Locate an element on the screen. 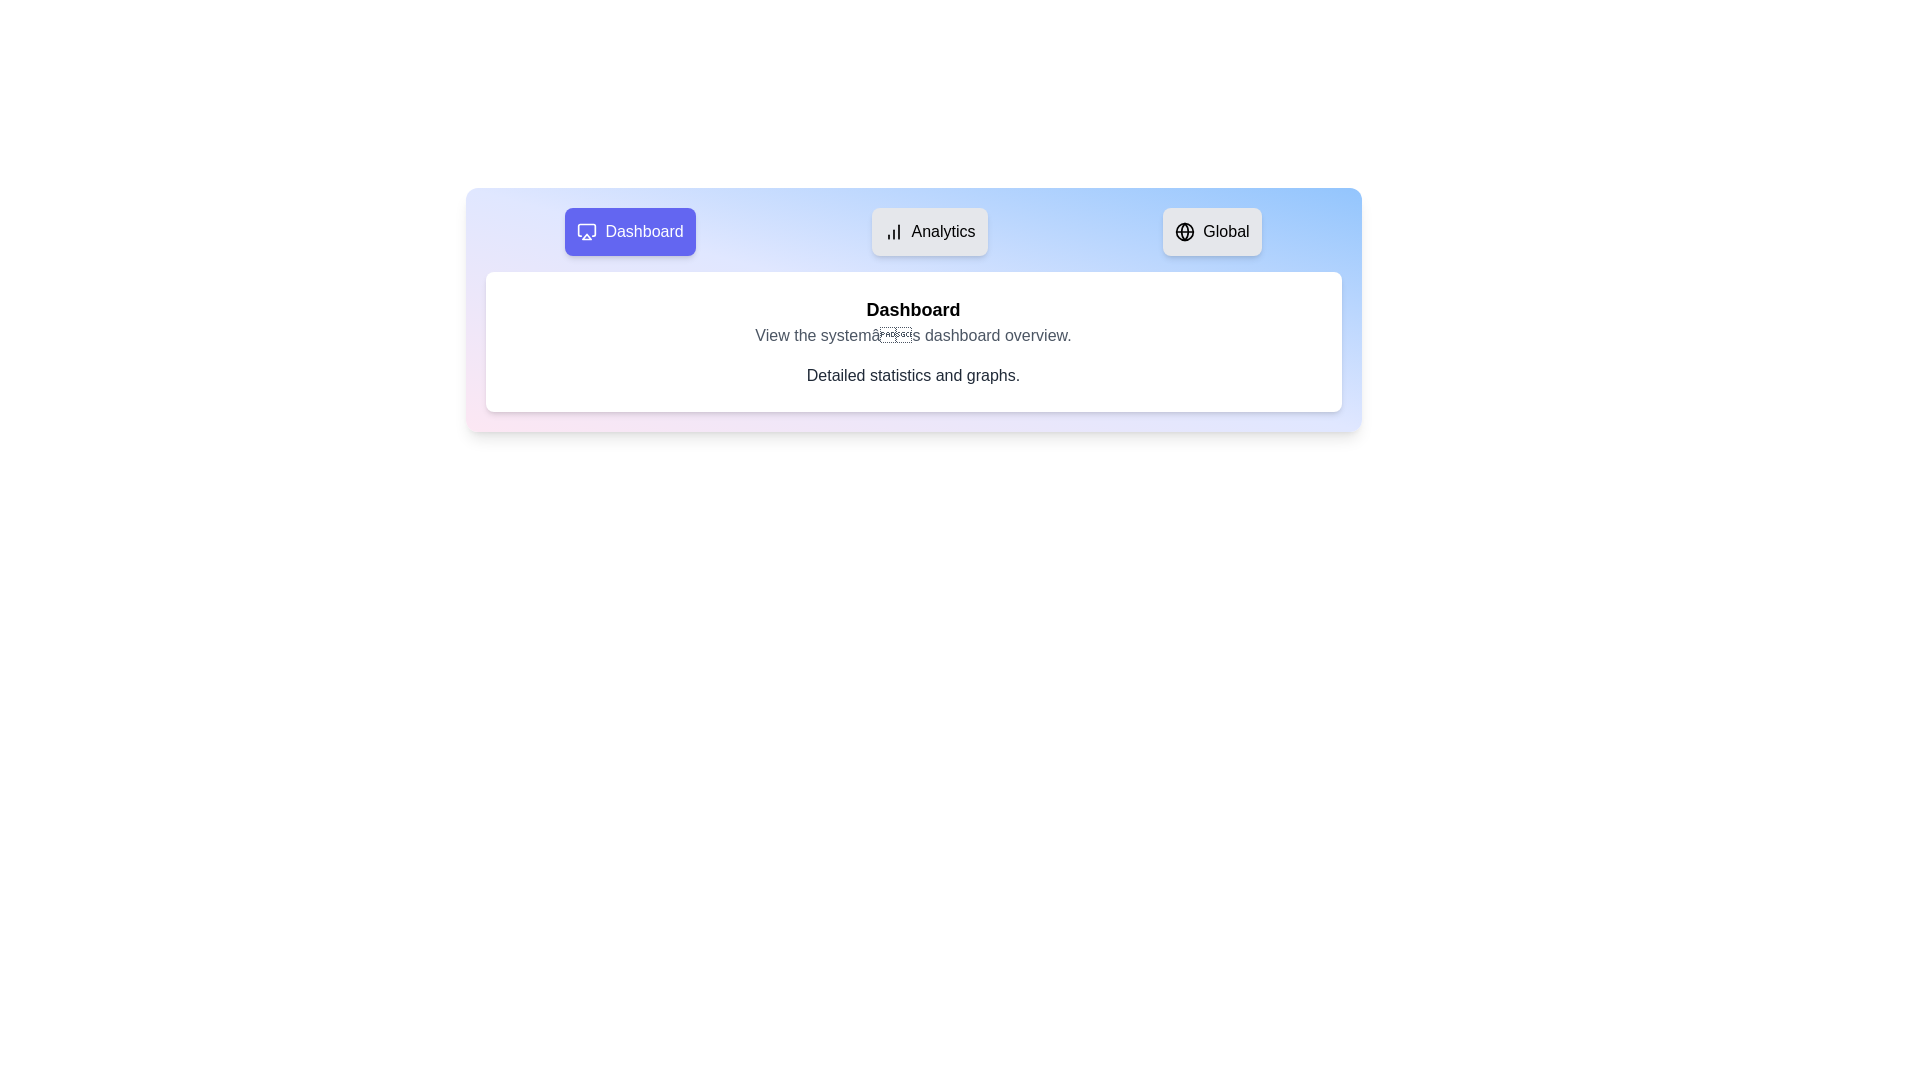 This screenshot has height=1080, width=1920. the tab labeled Dashboard is located at coordinates (629, 230).